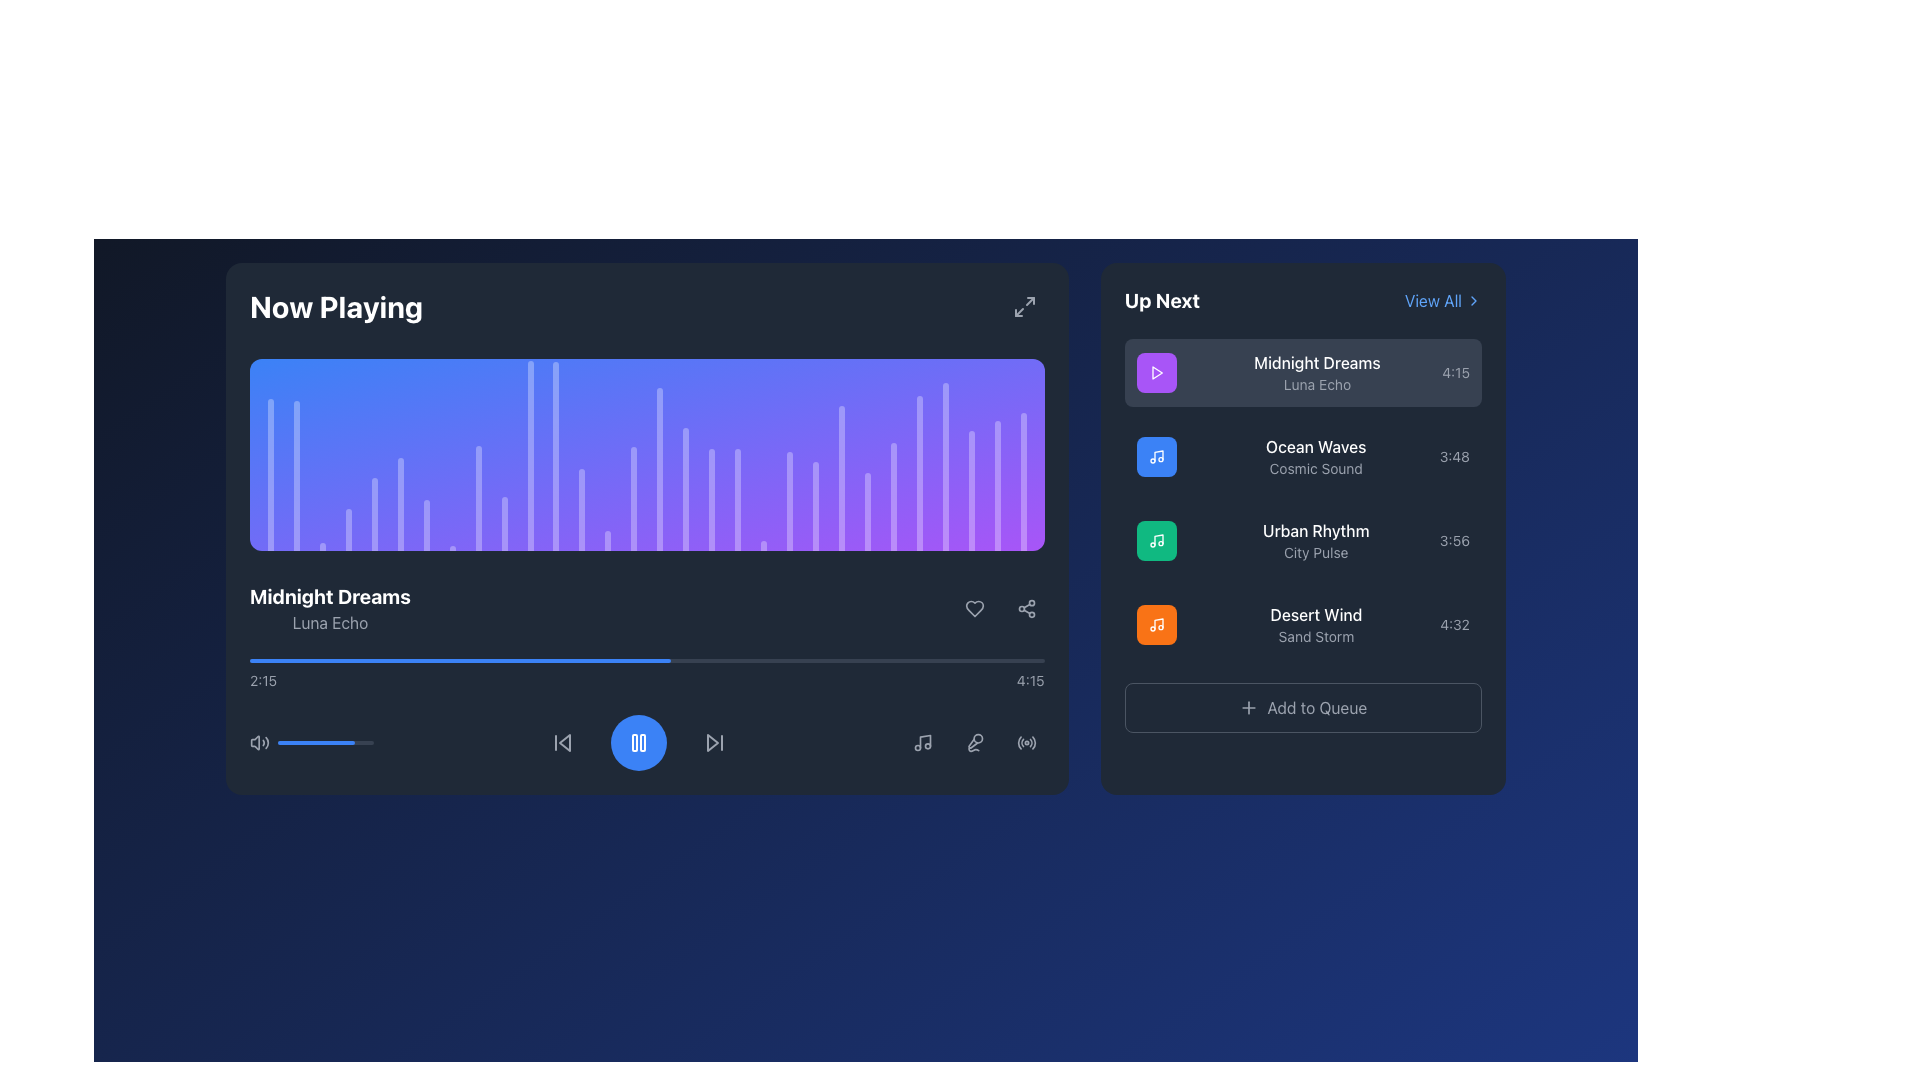 Image resolution: width=1920 pixels, height=1080 pixels. Describe the element at coordinates (713, 743) in the screenshot. I see `the 'skip forward' button located at the bottom central section of the interface, right of the circular playback button` at that location.